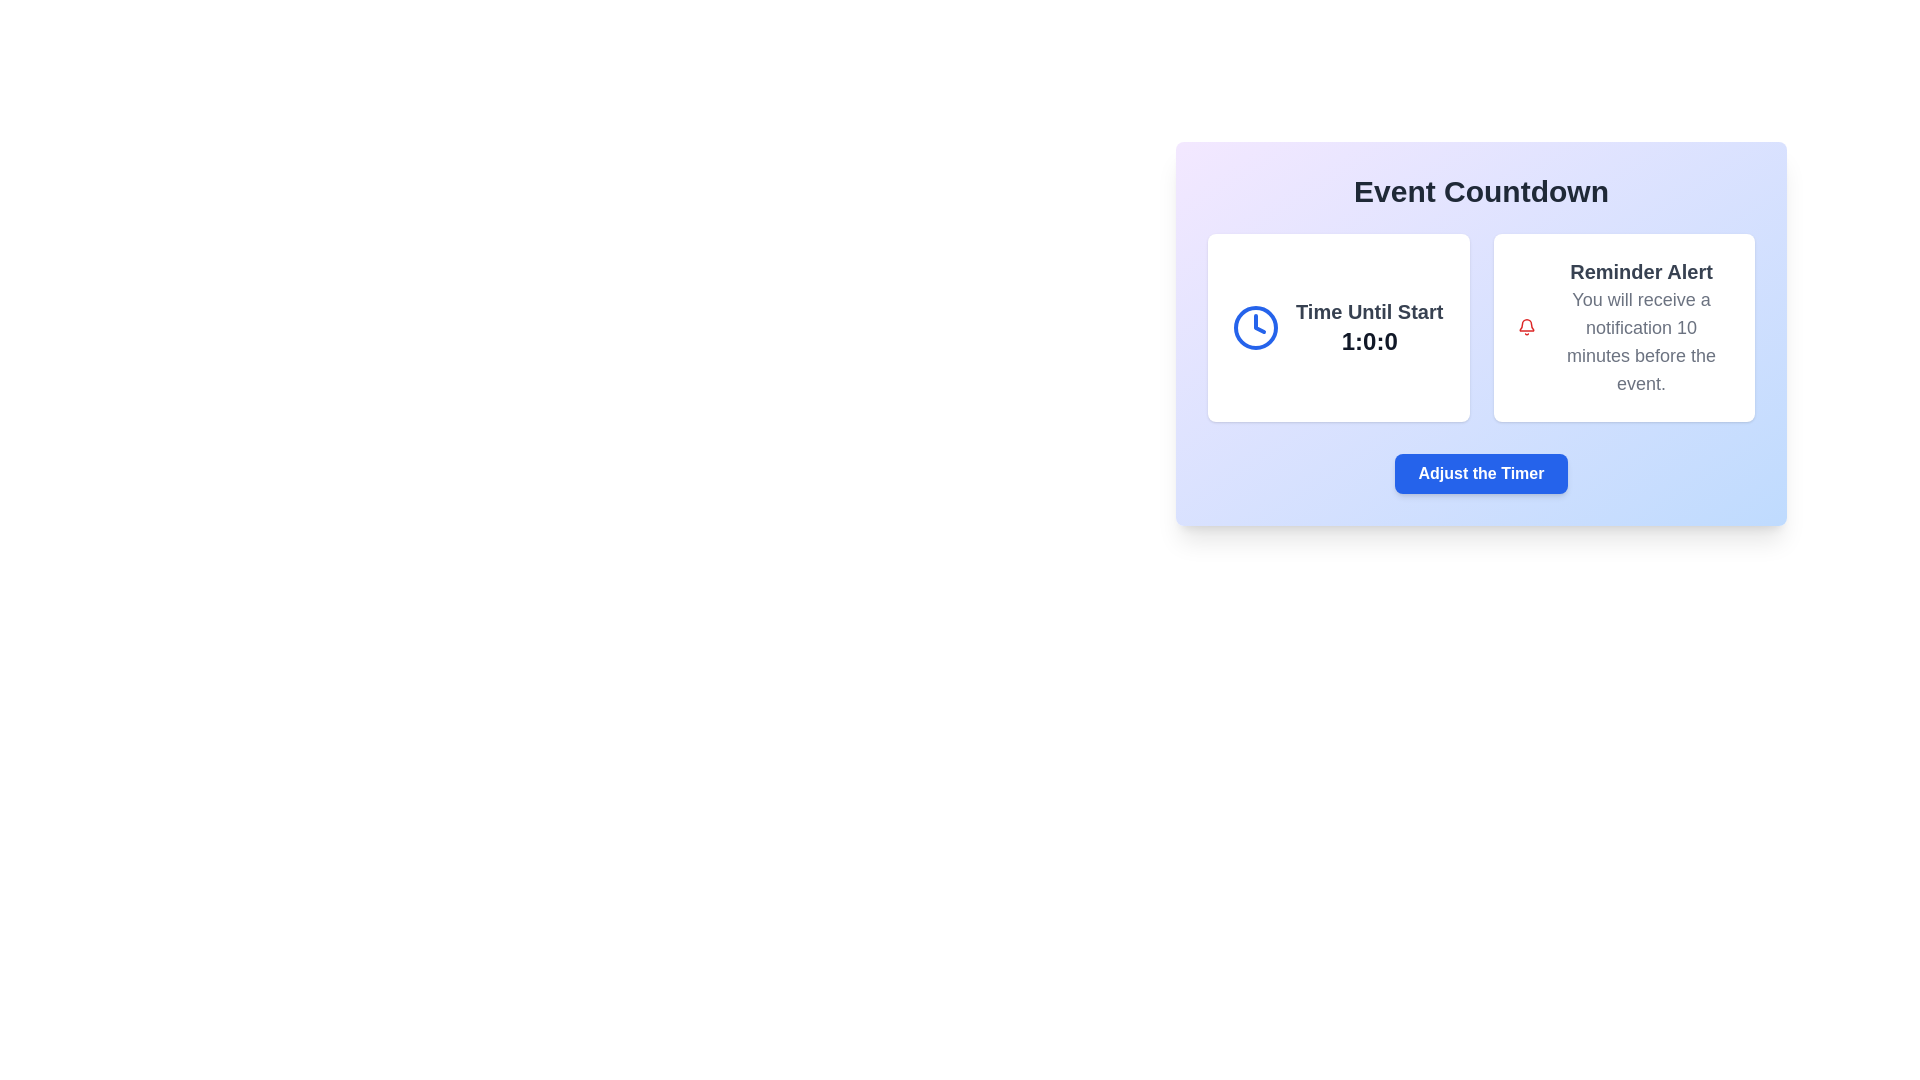 The width and height of the screenshot is (1920, 1080). I want to click on the bell icon indicating an alert or notification within the 'Reminder Alert' section, so click(1525, 326).